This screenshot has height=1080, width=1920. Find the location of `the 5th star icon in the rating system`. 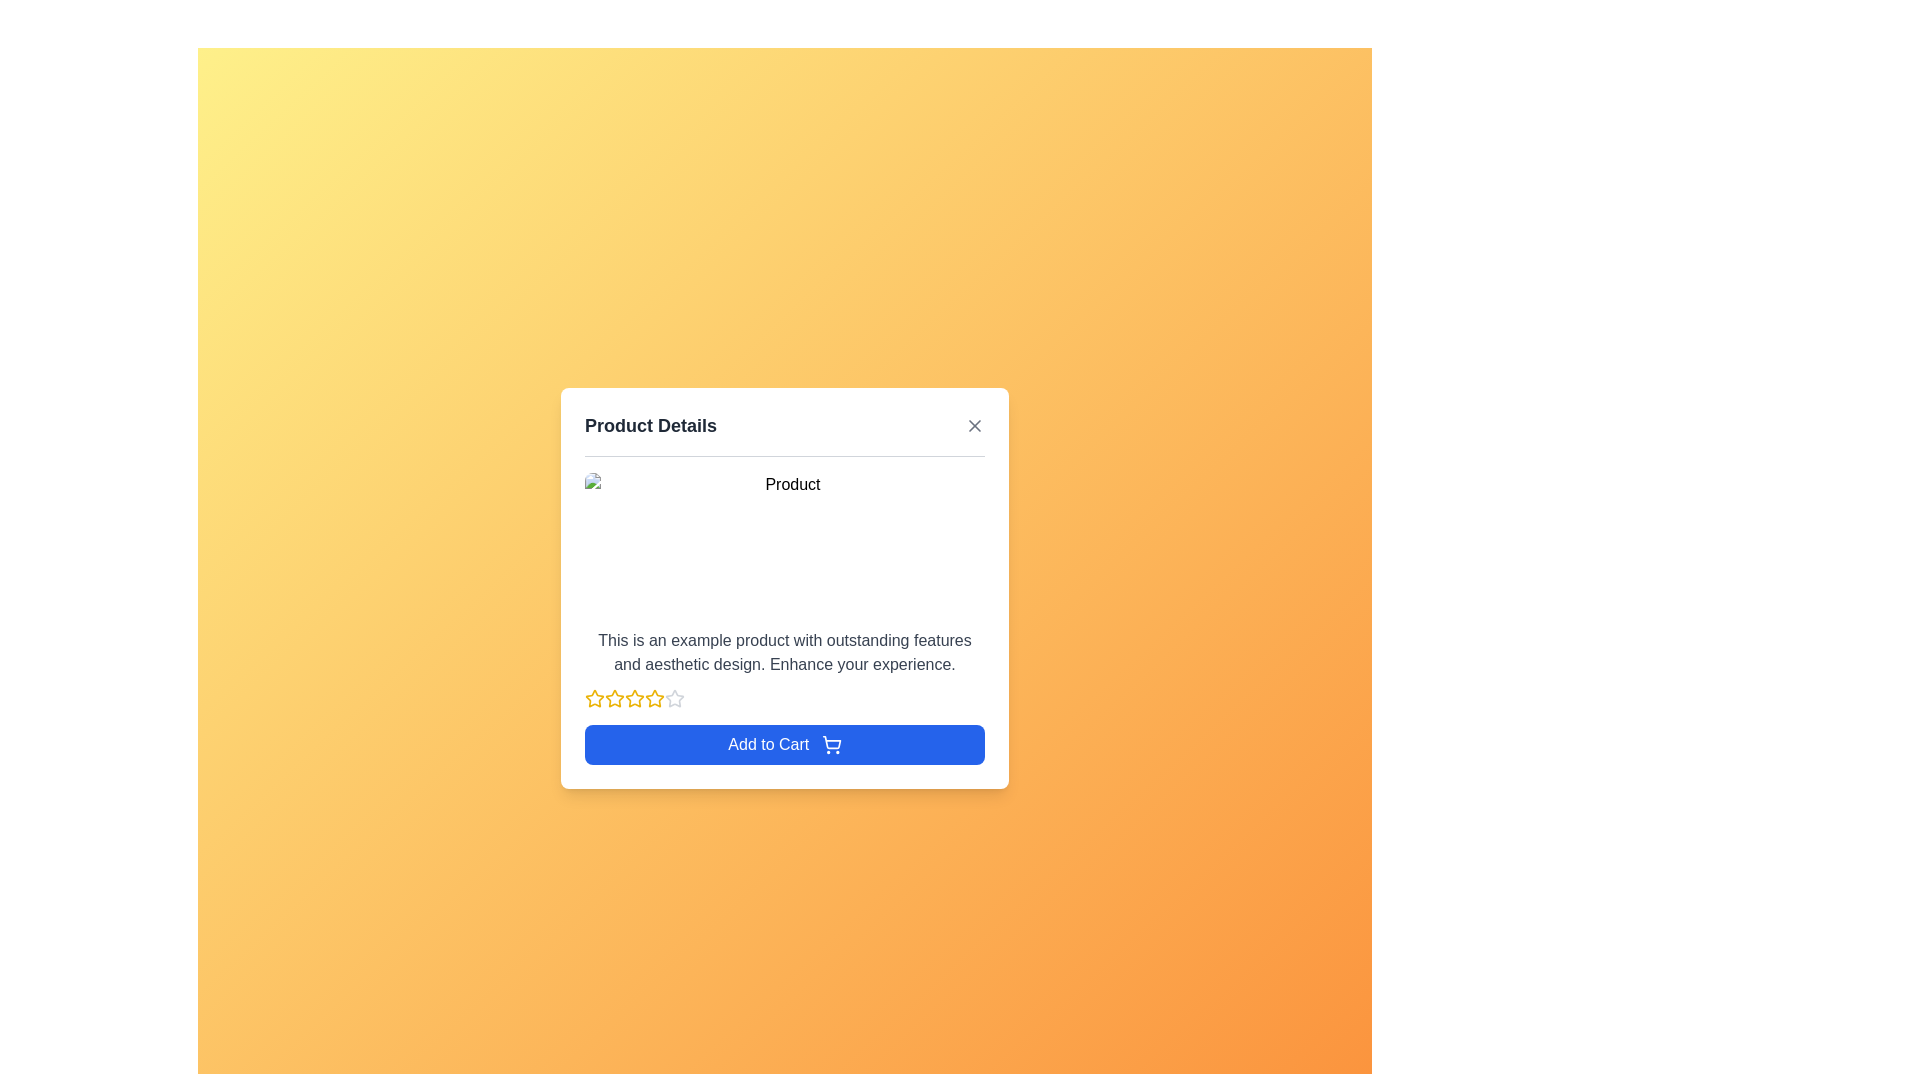

the 5th star icon in the rating system is located at coordinates (675, 697).